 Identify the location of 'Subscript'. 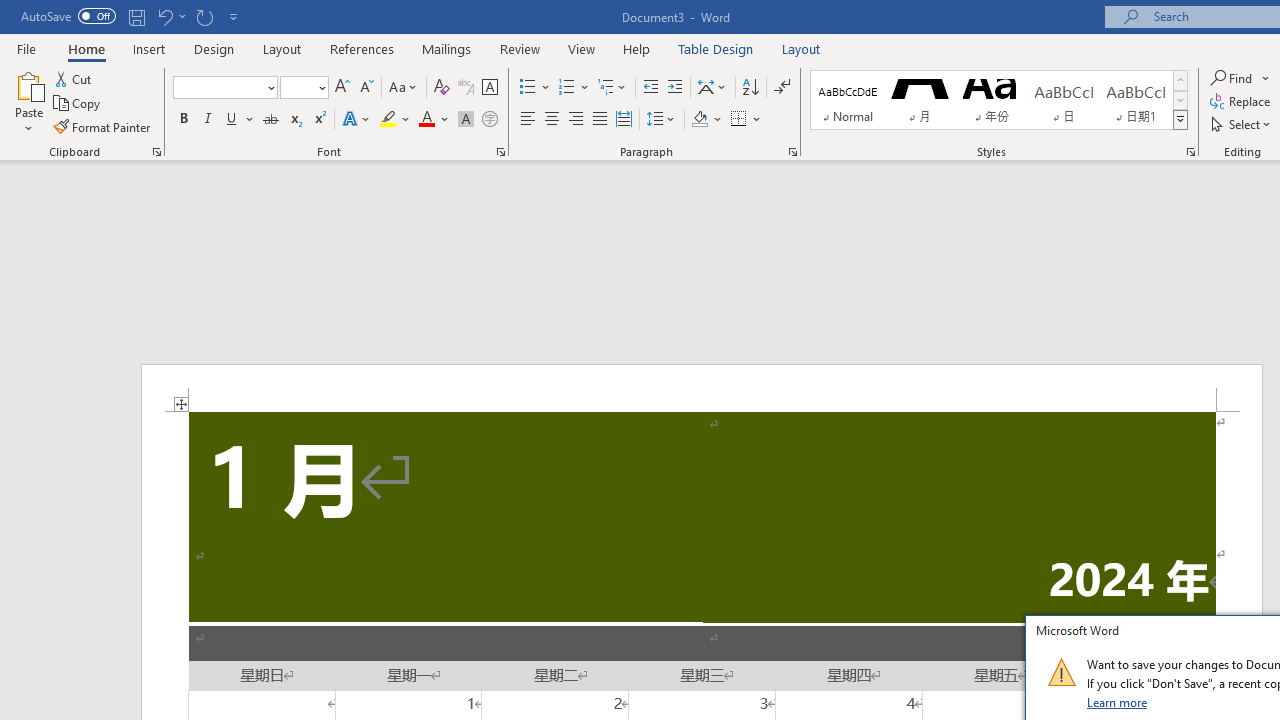
(294, 119).